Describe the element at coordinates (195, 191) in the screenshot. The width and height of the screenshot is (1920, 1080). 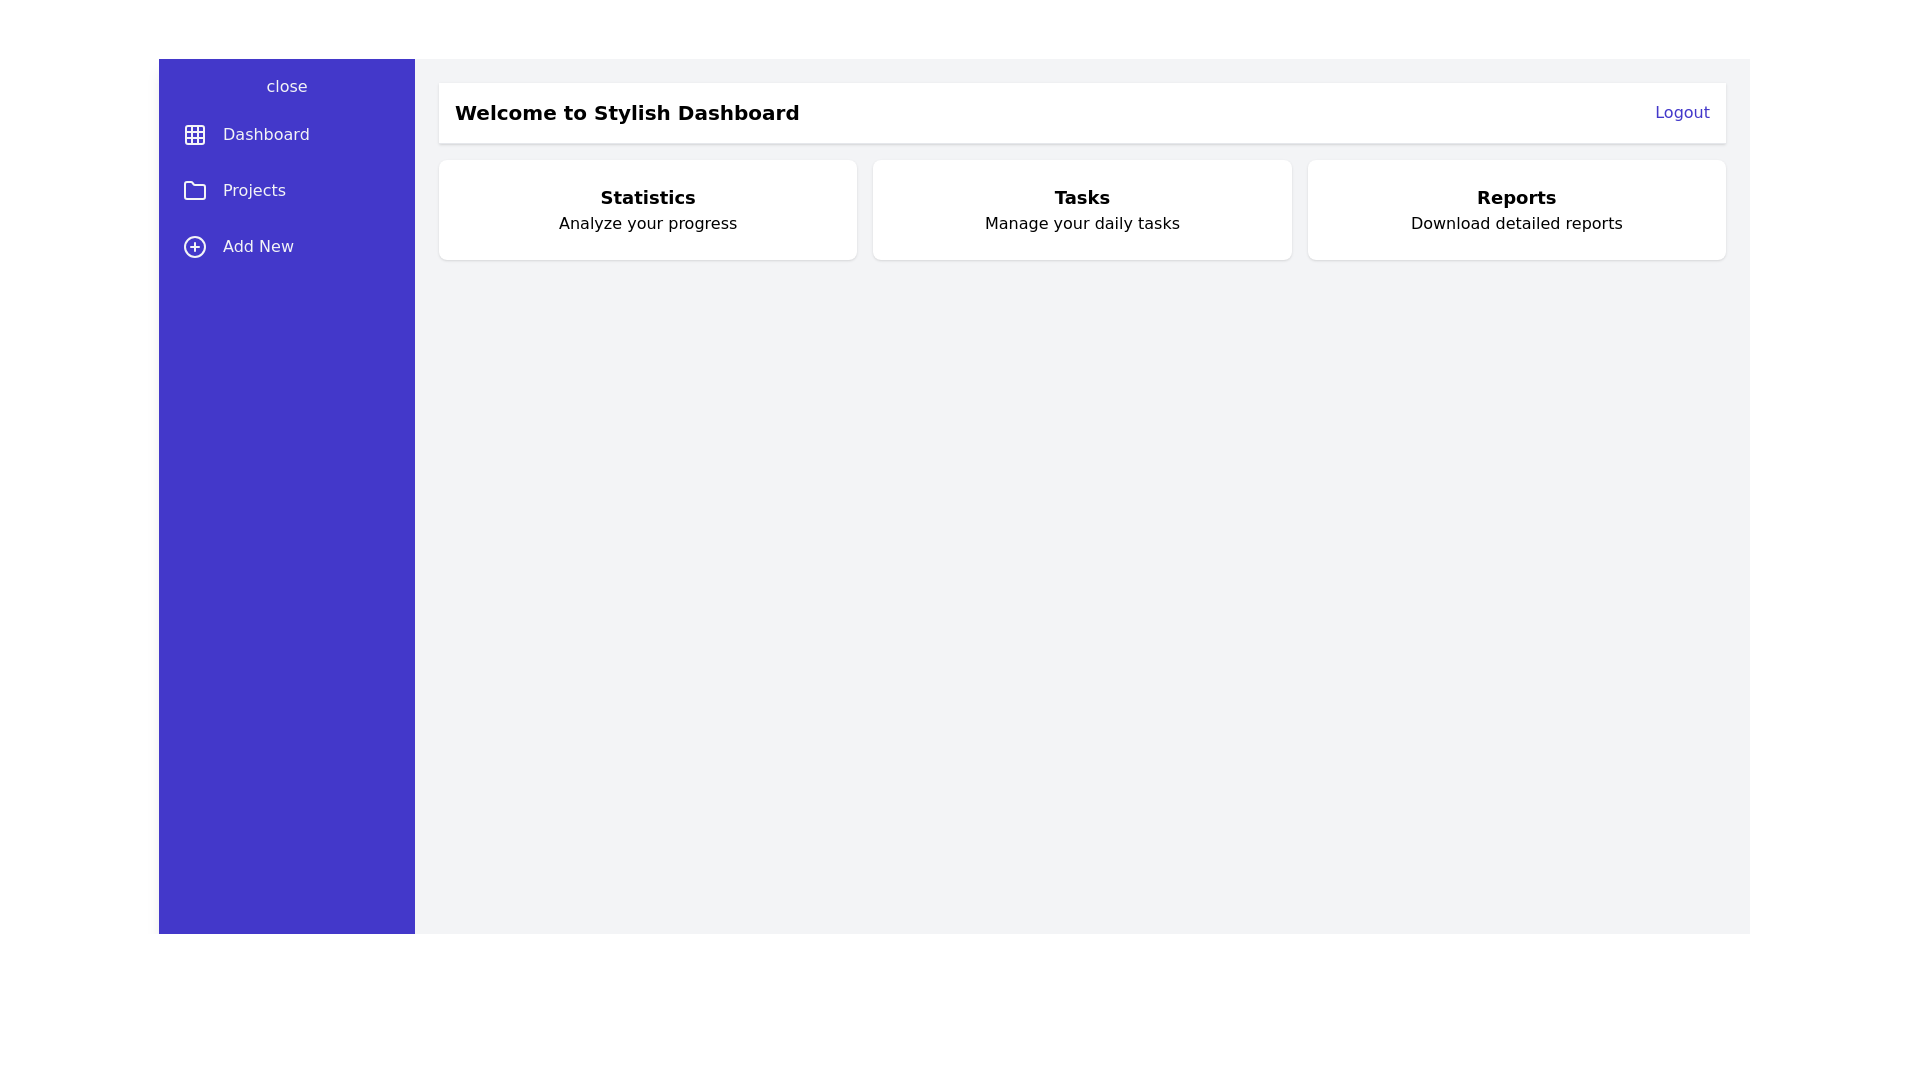
I see `the small folder-shaped icon located slightly to the left of the 'Projects' text label in the sidebar menu` at that location.